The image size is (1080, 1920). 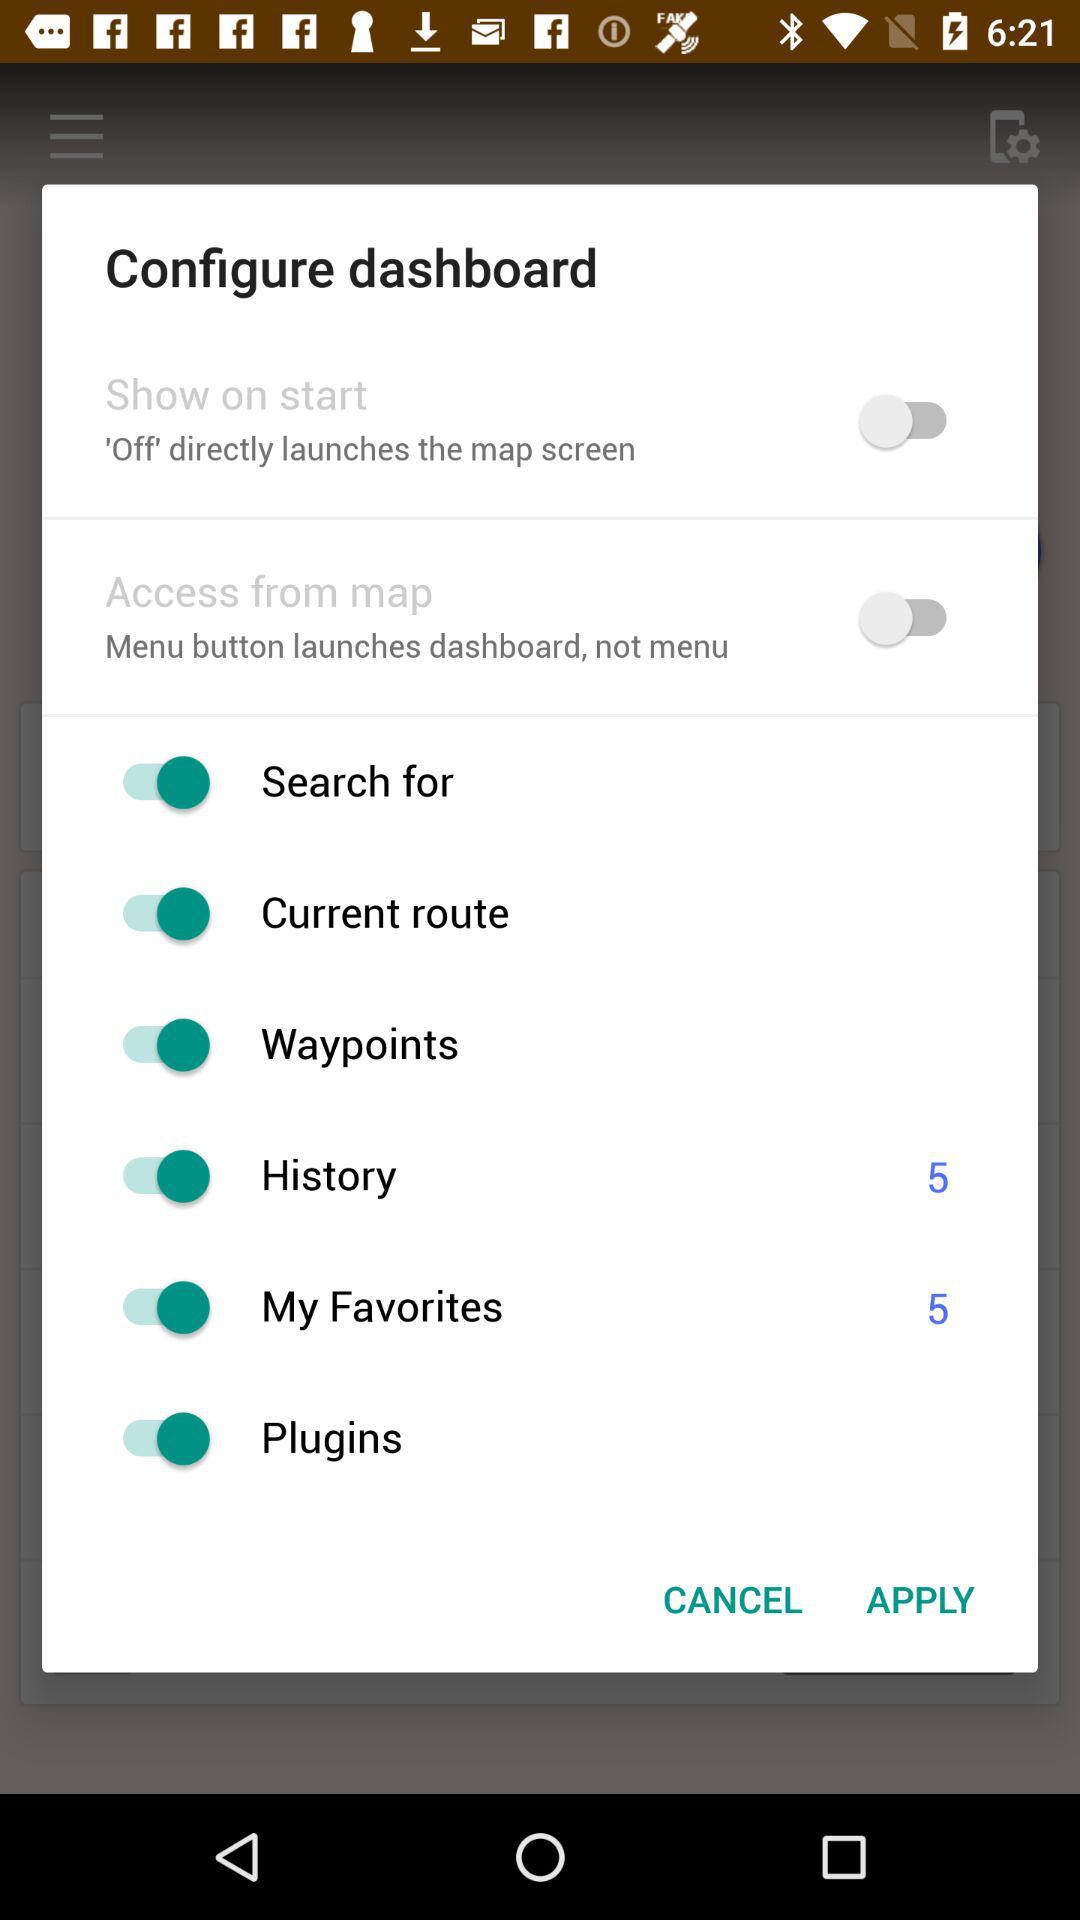 What do you see at coordinates (456, 395) in the screenshot?
I see `the item below configure dashboard` at bounding box center [456, 395].